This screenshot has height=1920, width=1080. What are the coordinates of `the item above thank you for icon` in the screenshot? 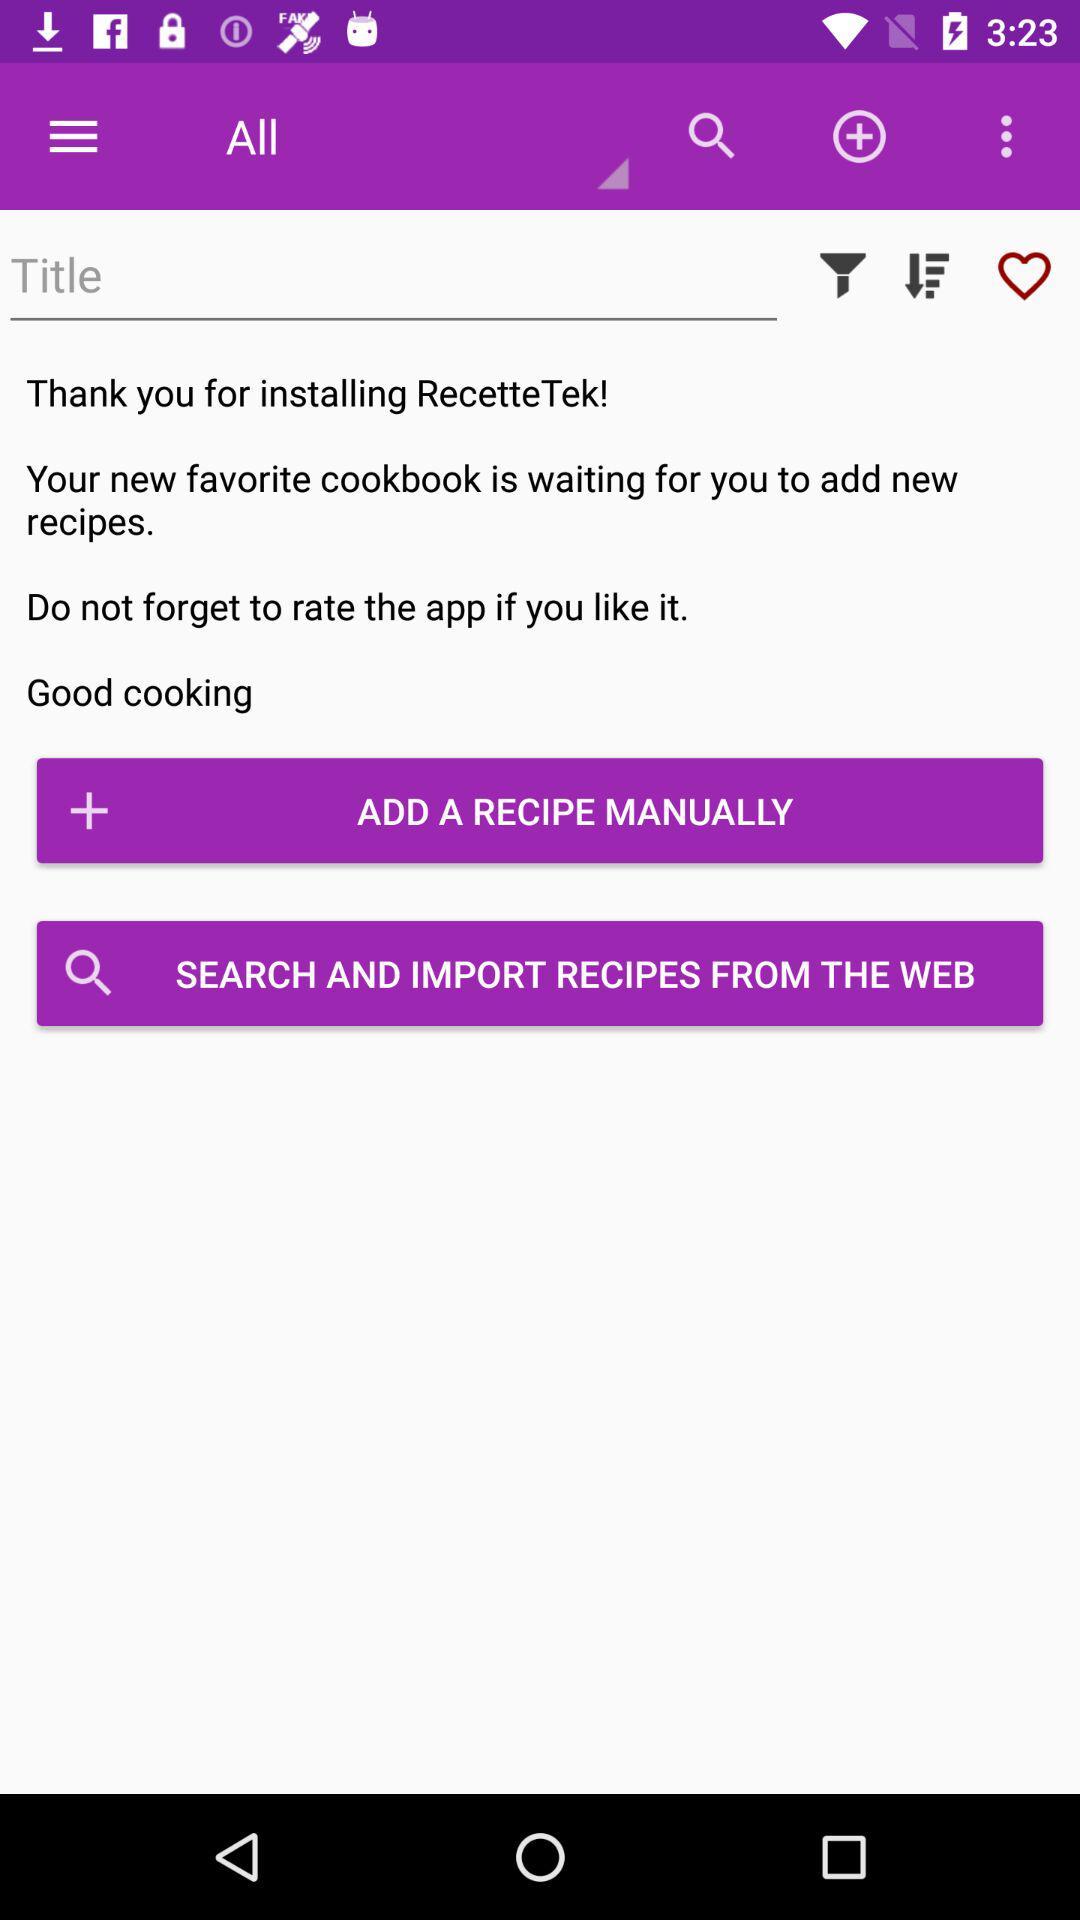 It's located at (843, 274).